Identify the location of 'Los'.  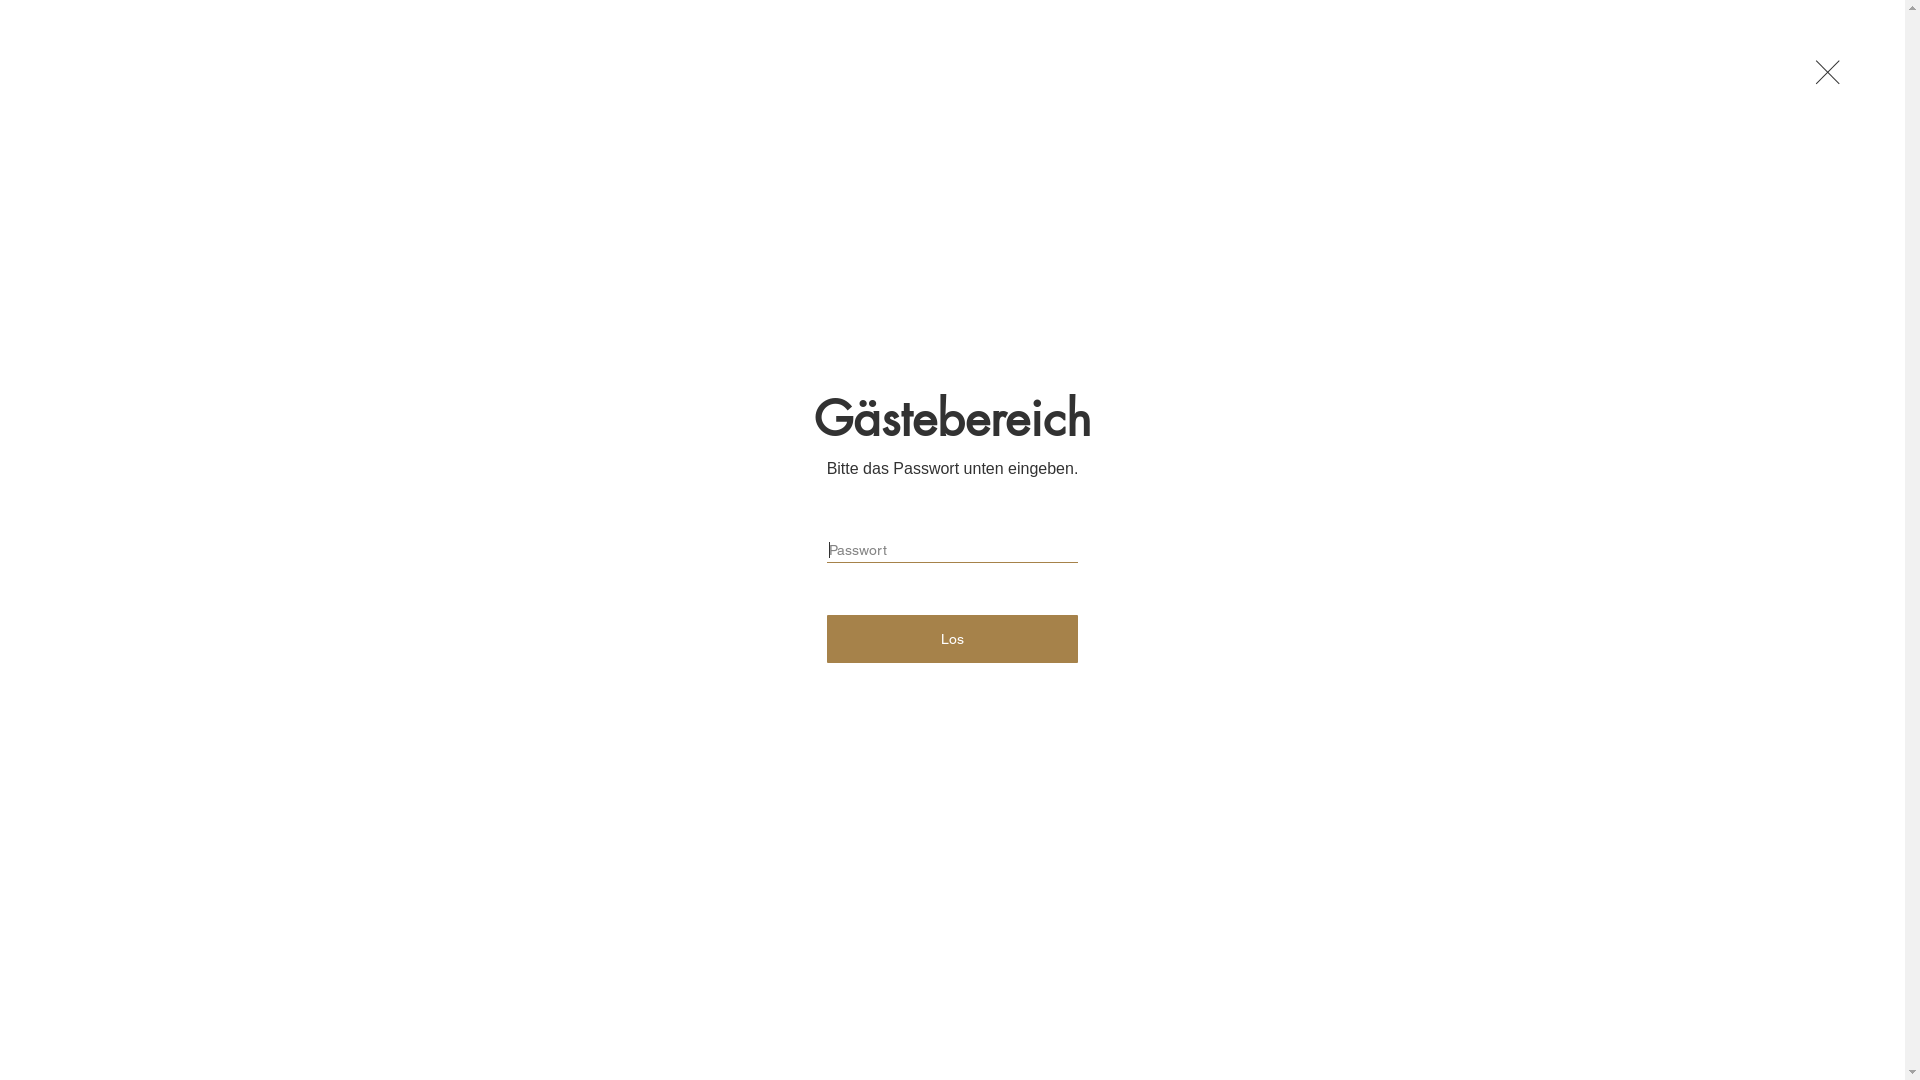
(952, 639).